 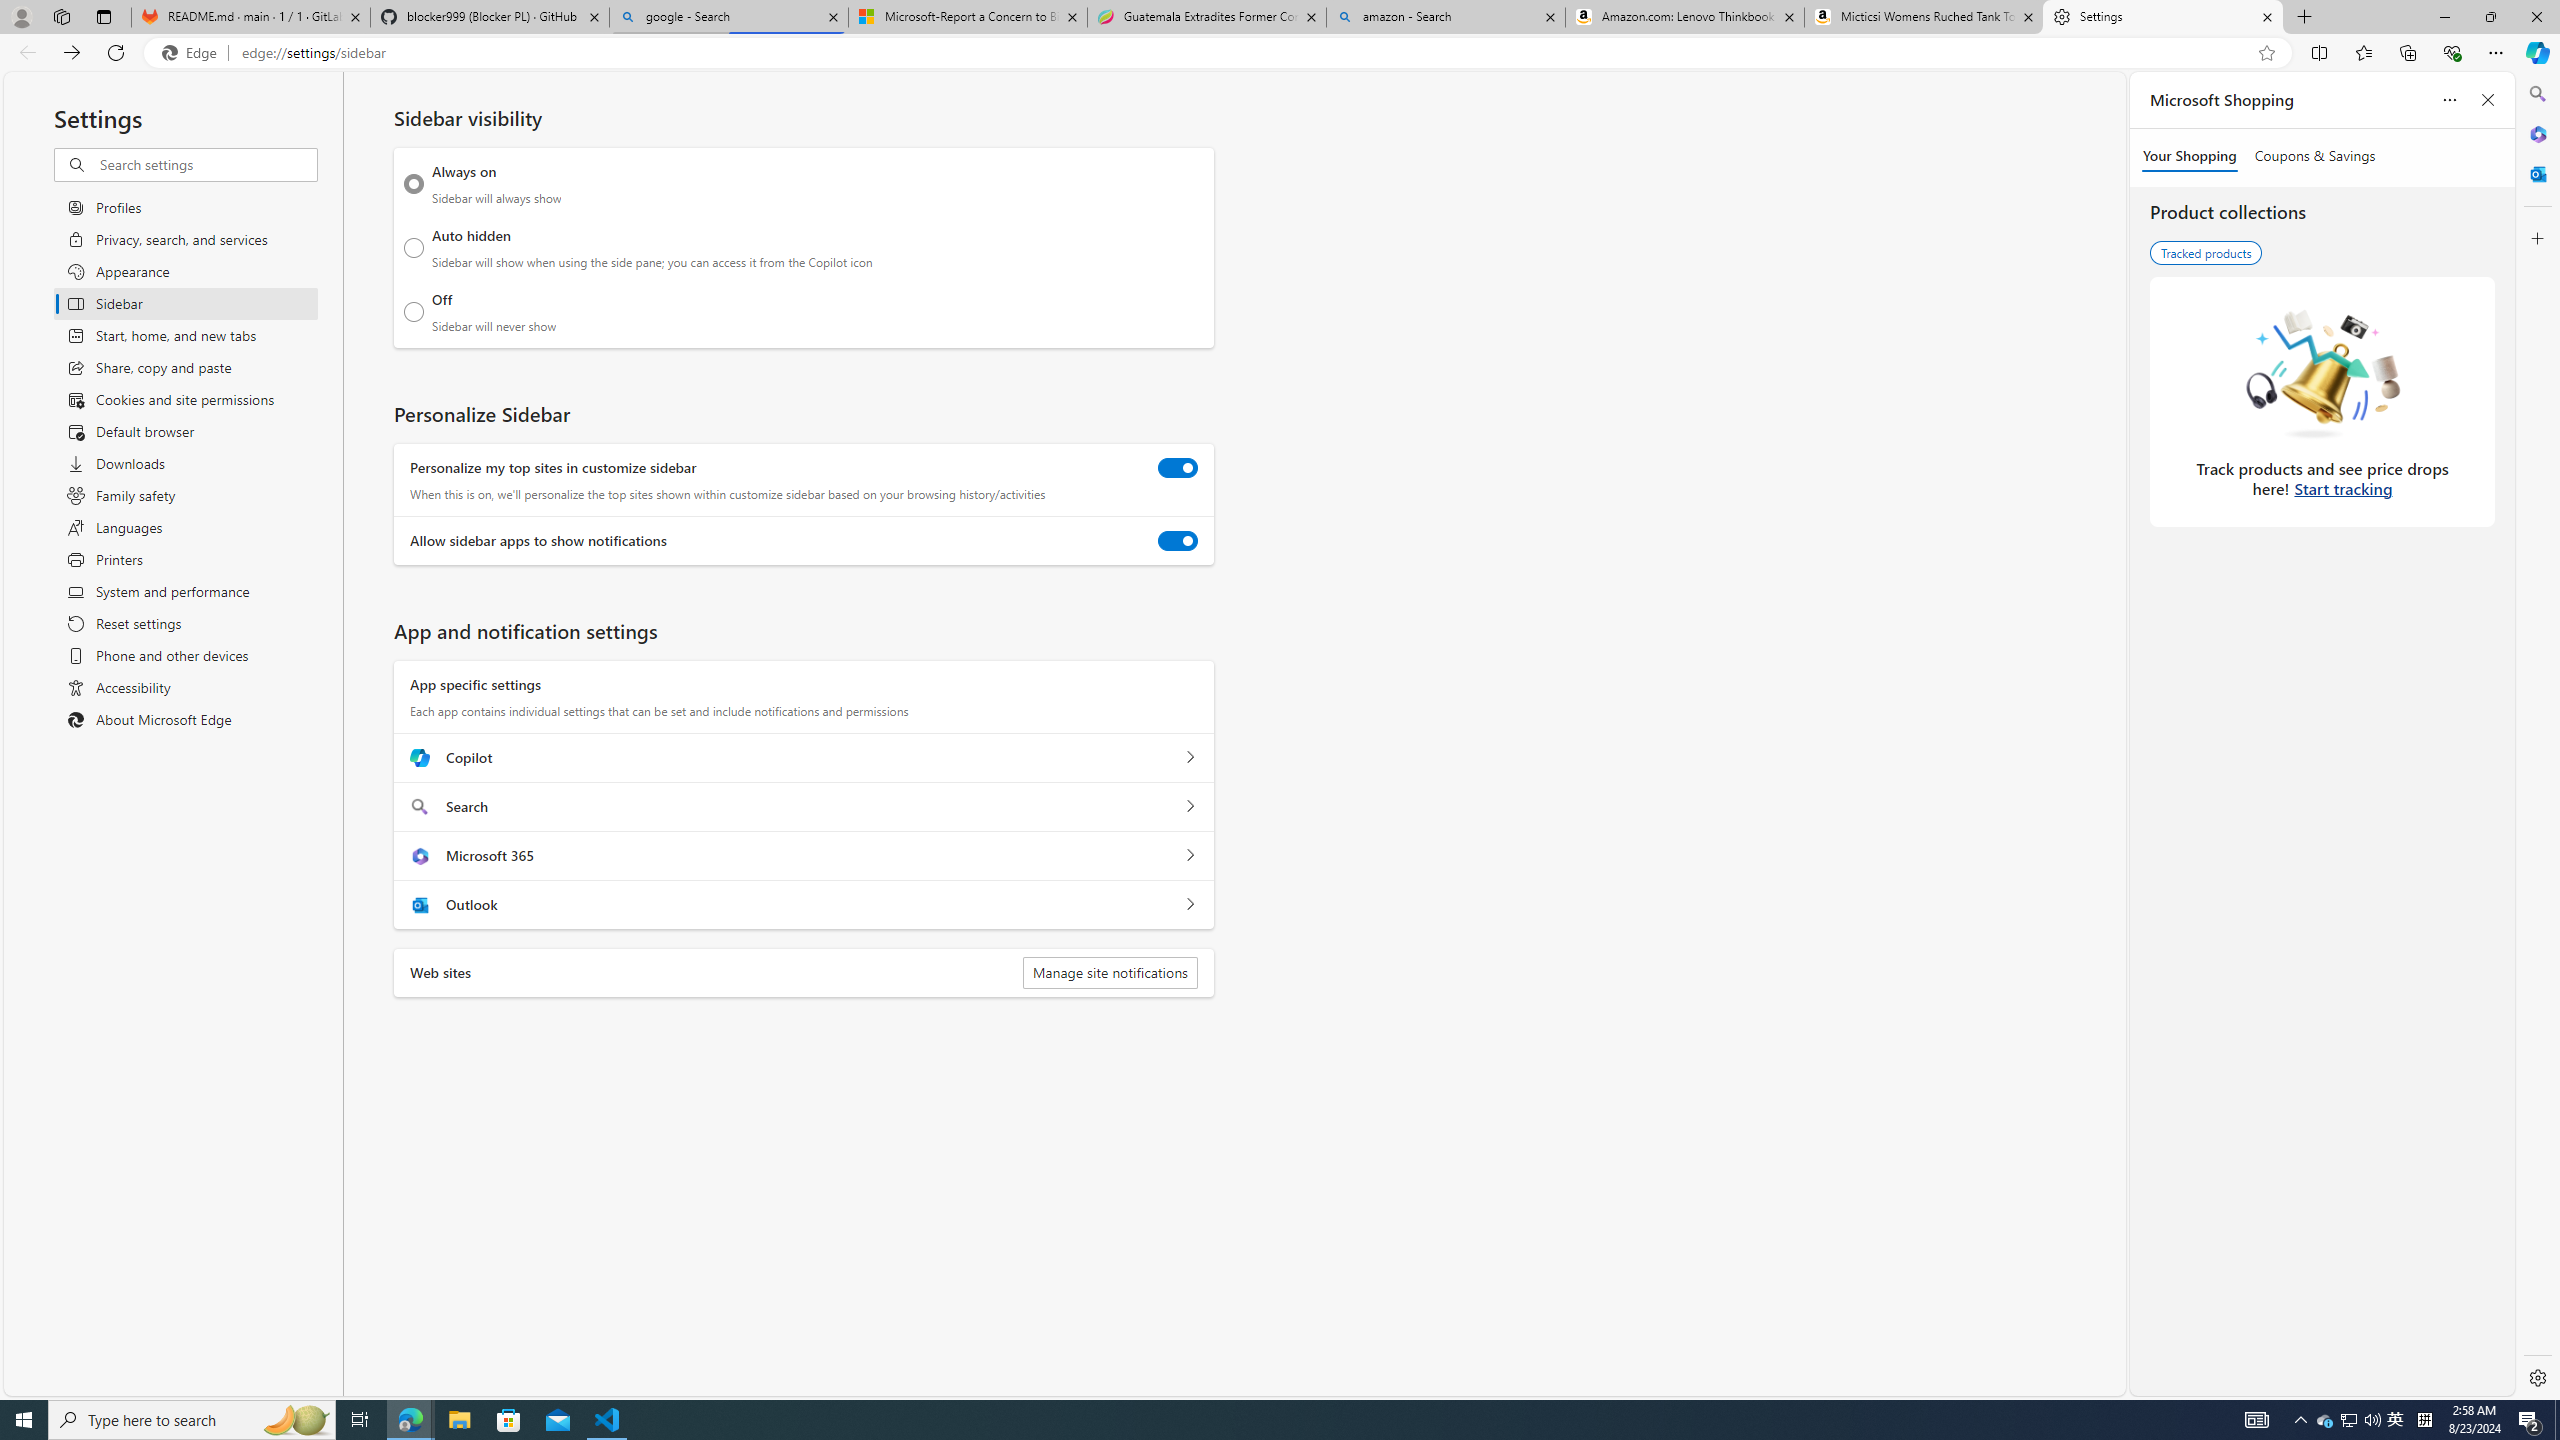 I want to click on 'Off Sidebar will never show', so click(x=413, y=311).